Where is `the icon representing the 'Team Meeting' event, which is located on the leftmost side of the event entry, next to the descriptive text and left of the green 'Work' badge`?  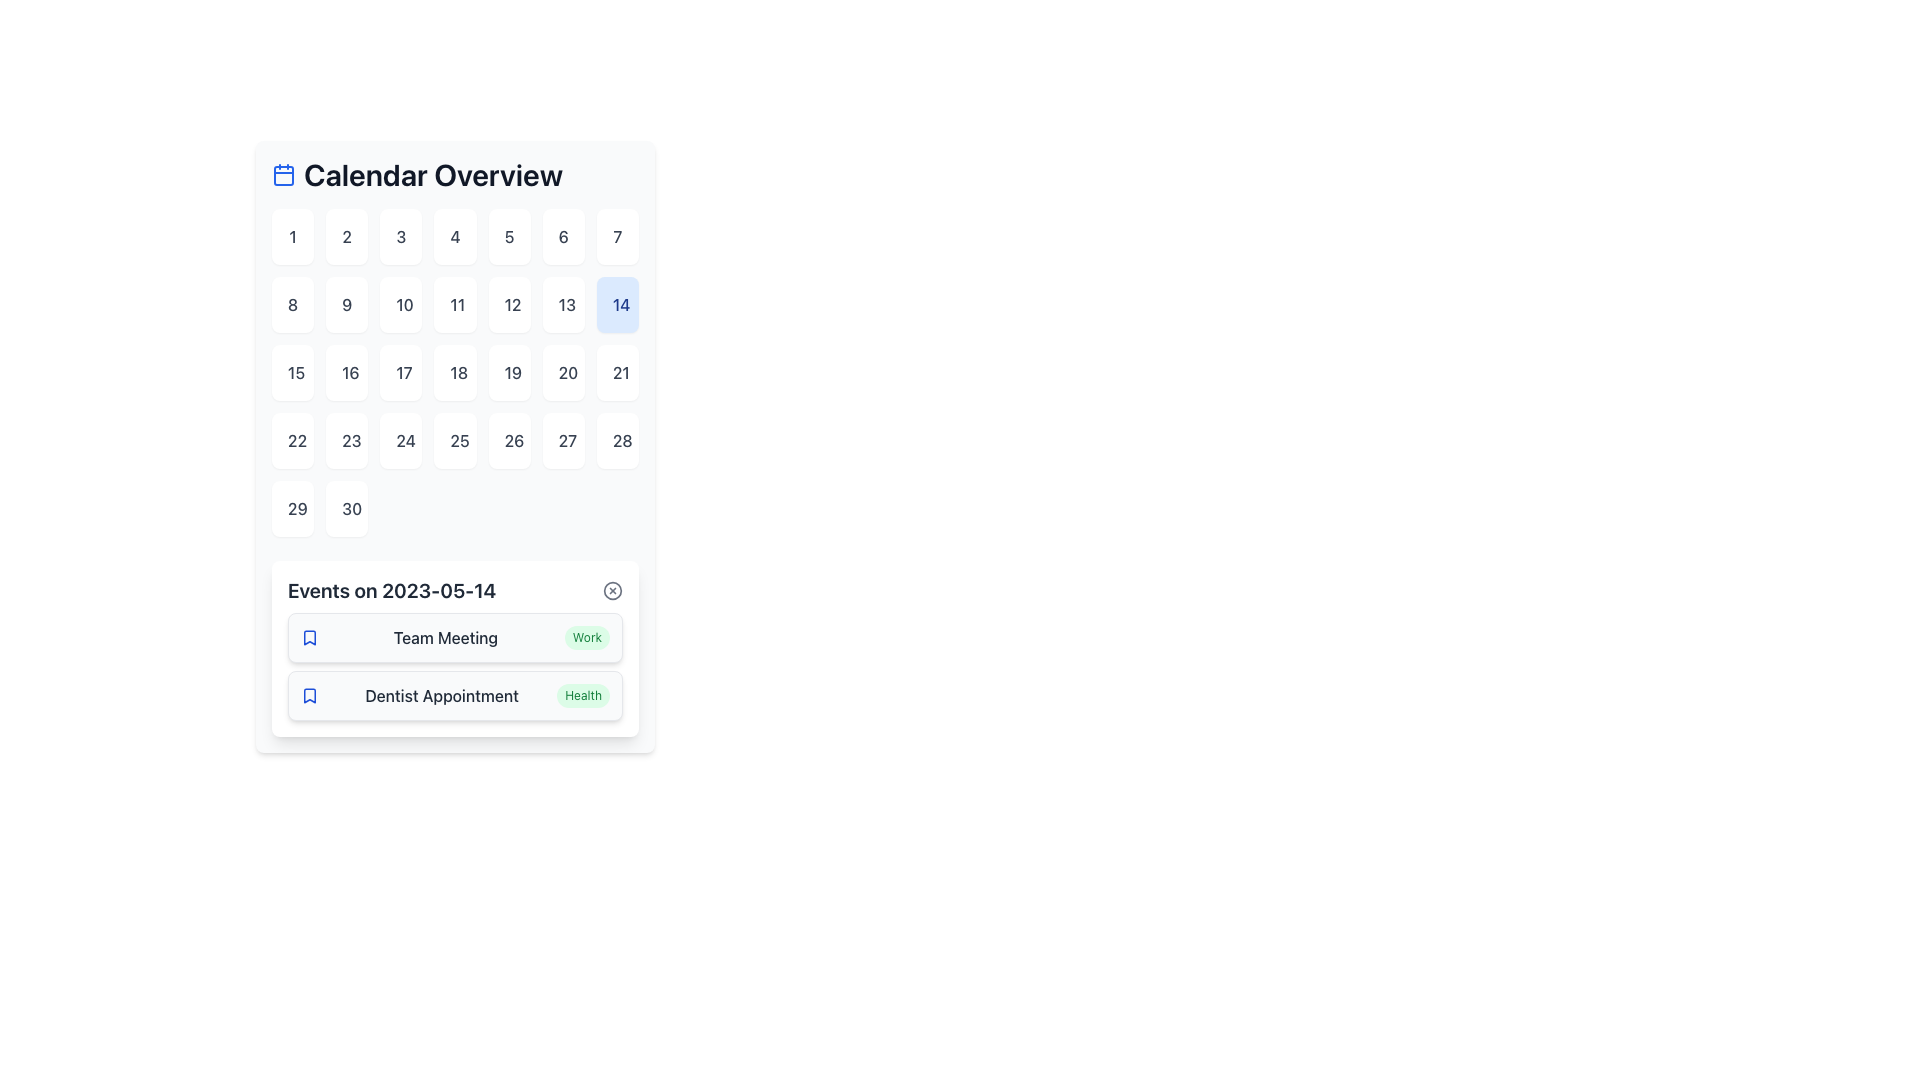
the icon representing the 'Team Meeting' event, which is located on the leftmost side of the event entry, next to the descriptive text and left of the green 'Work' badge is located at coordinates (309, 637).